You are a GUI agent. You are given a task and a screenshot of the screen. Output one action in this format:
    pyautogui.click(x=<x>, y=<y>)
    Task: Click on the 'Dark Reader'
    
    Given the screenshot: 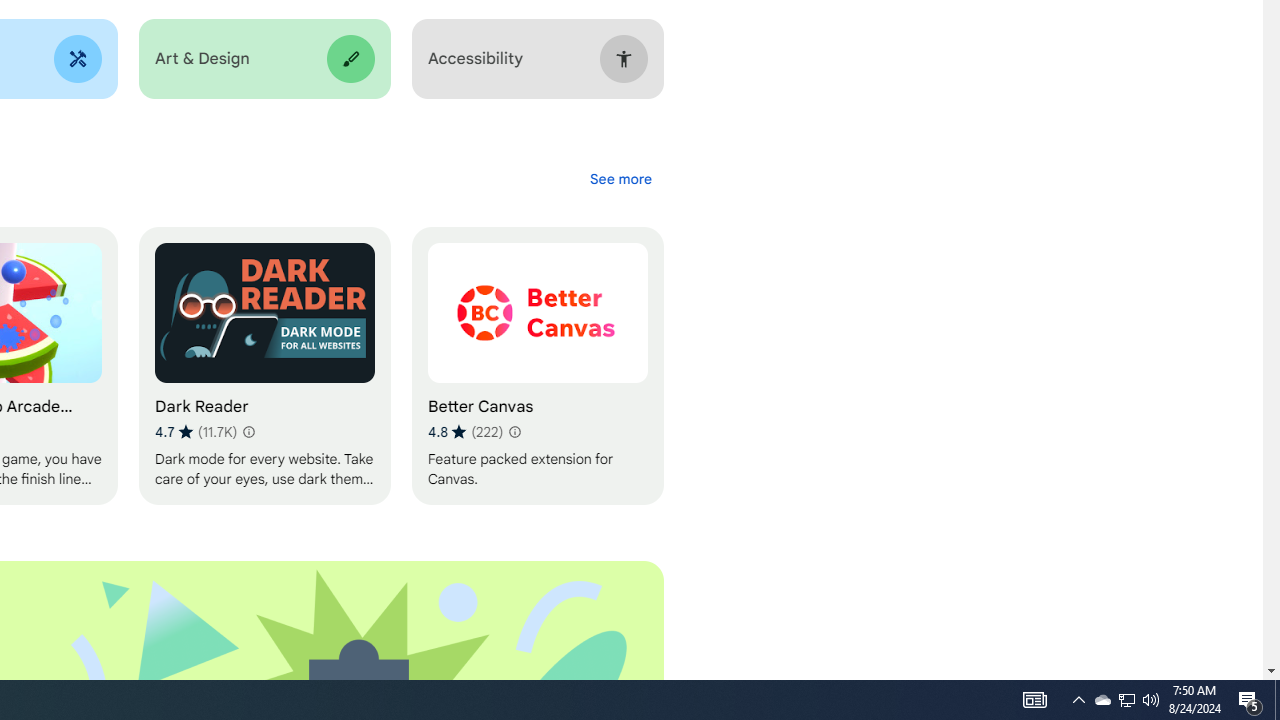 What is the action you would take?
    pyautogui.click(x=263, y=366)
    